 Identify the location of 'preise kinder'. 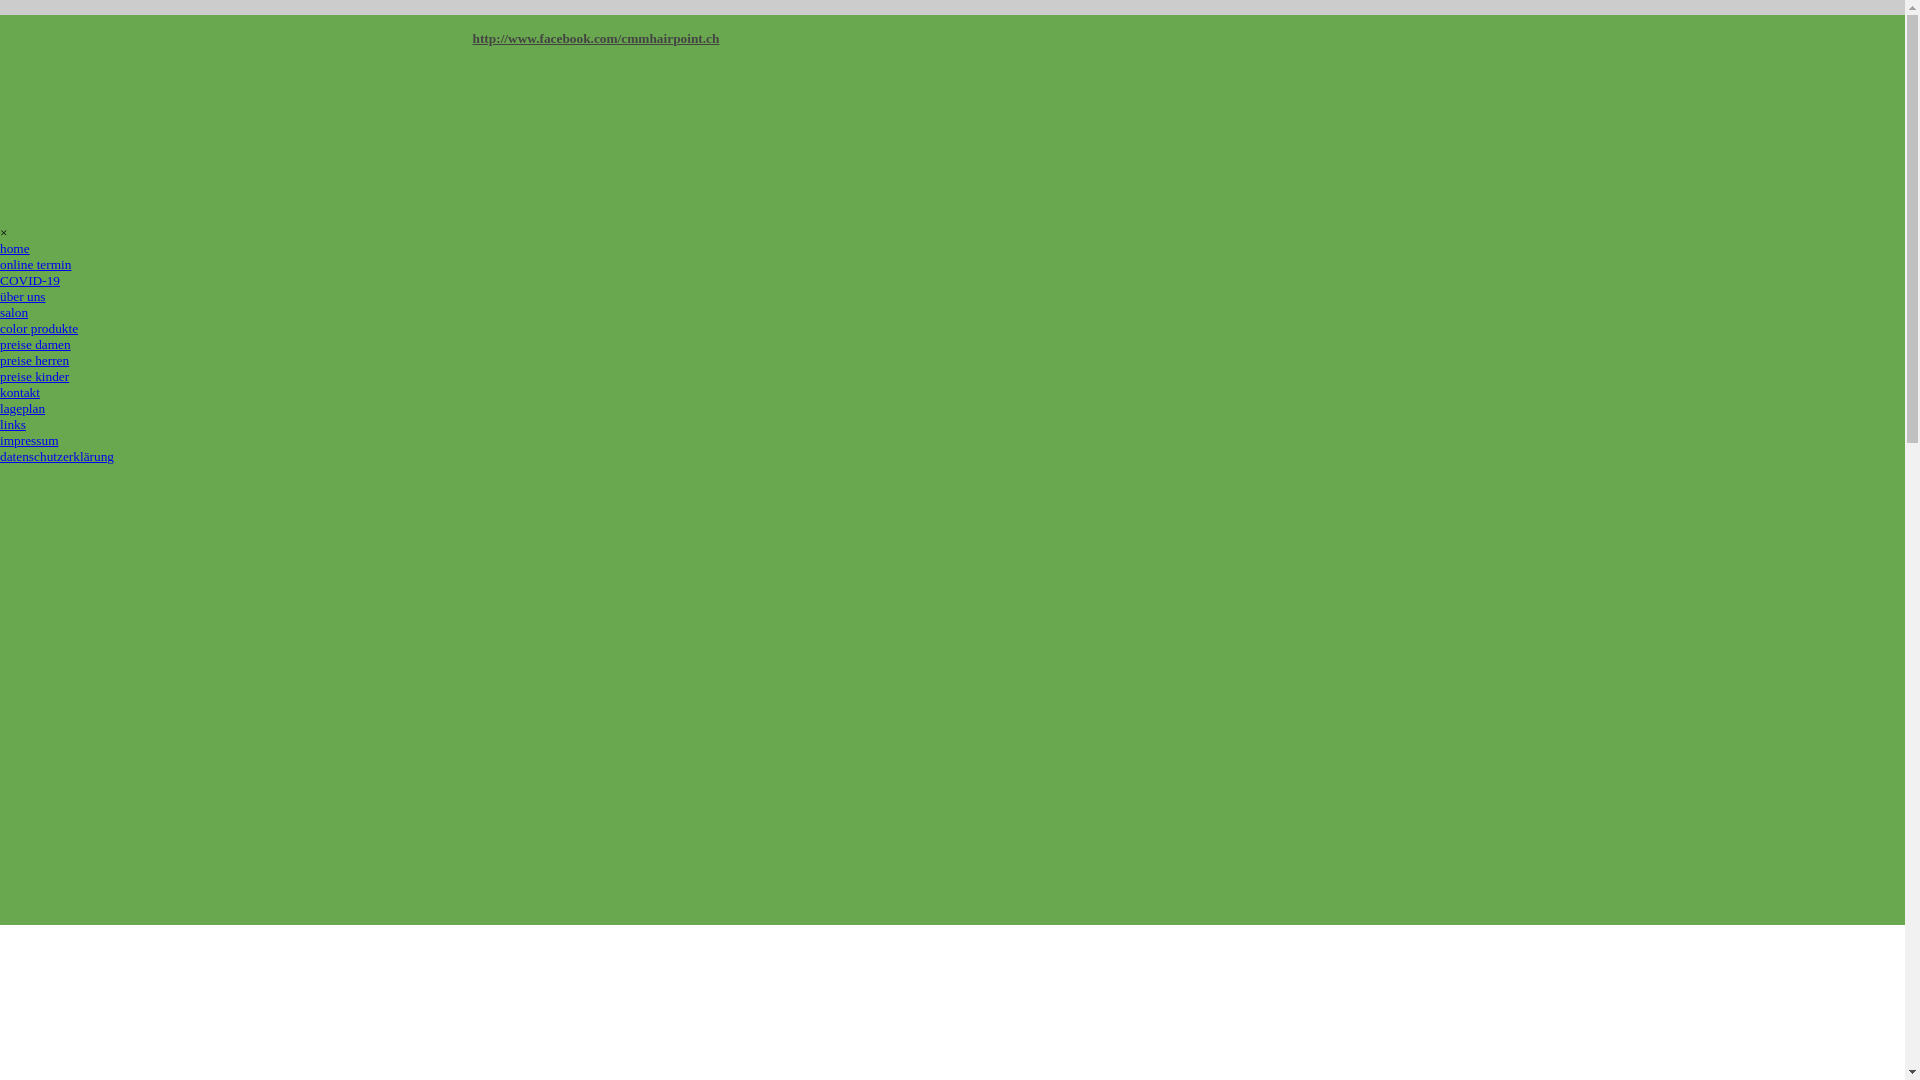
(34, 376).